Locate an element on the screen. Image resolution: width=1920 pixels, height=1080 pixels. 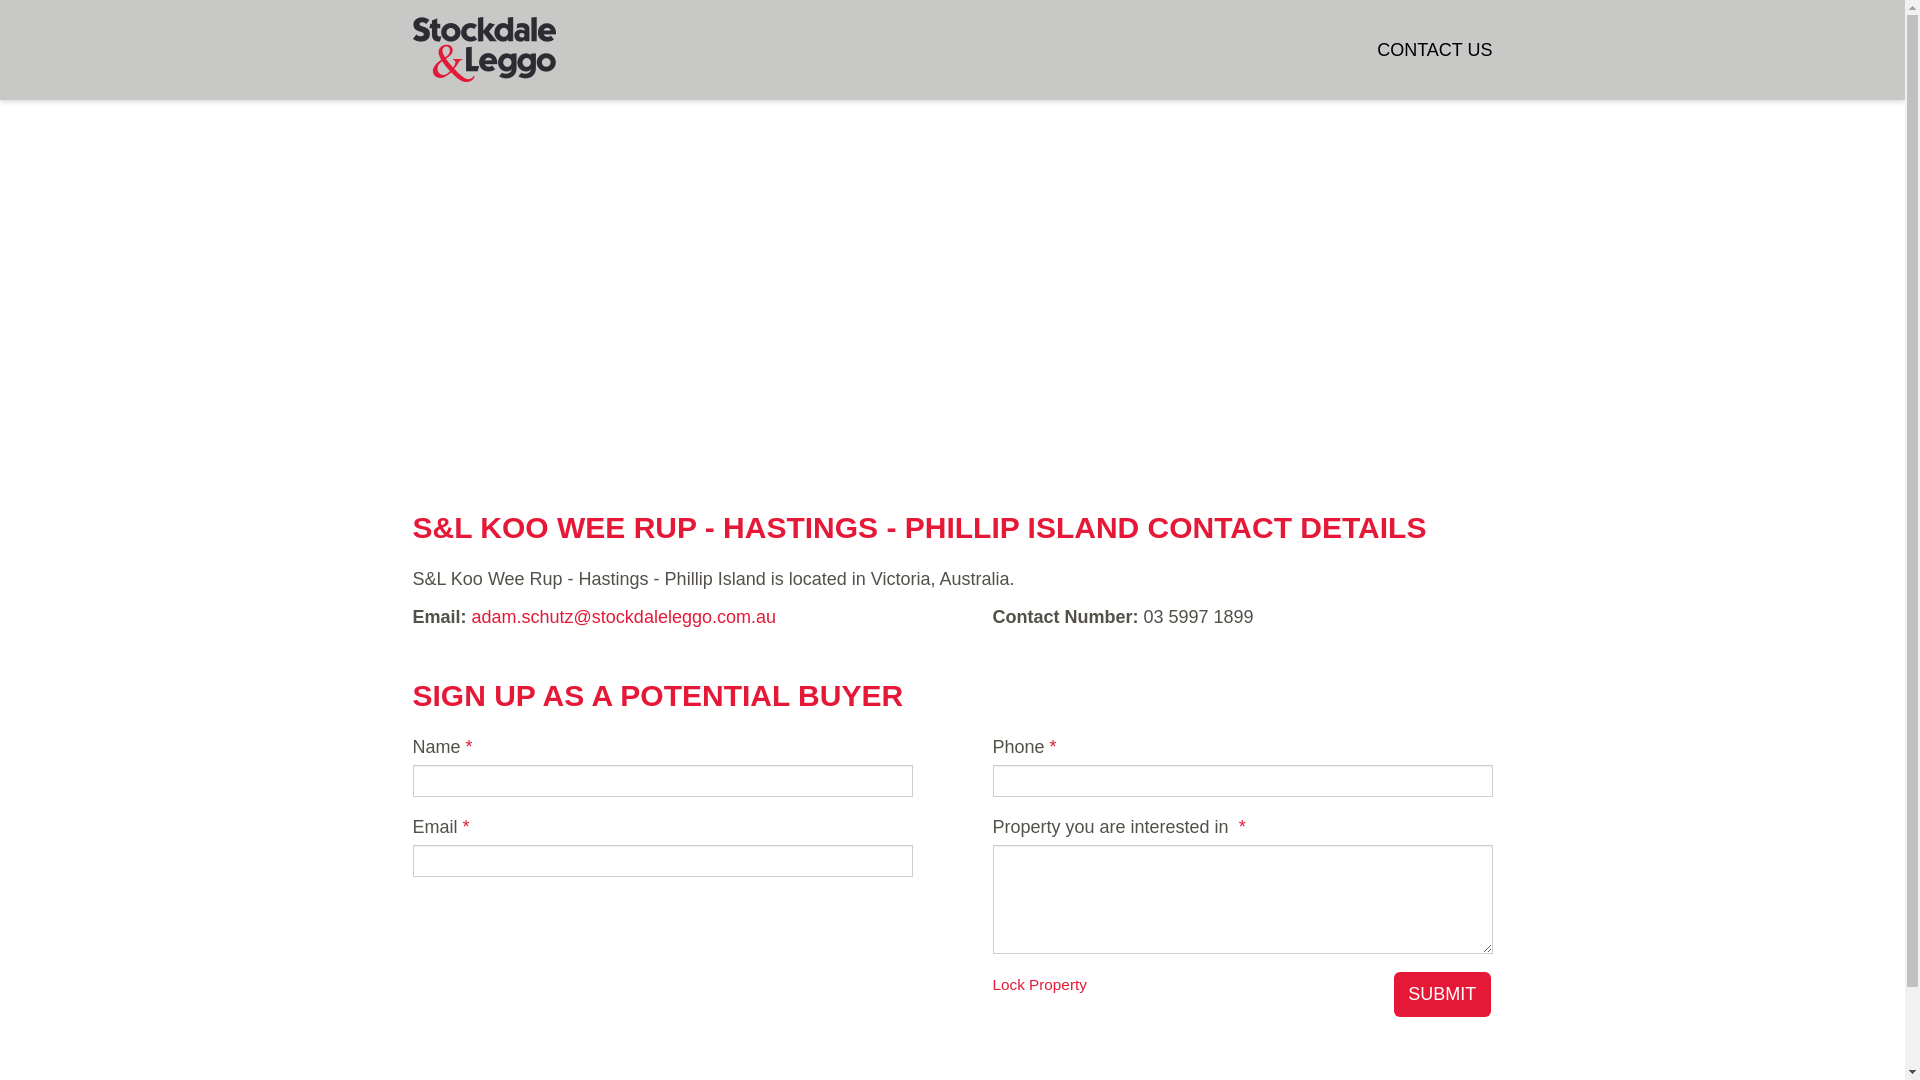
'Submit' is located at coordinates (1442, 995).